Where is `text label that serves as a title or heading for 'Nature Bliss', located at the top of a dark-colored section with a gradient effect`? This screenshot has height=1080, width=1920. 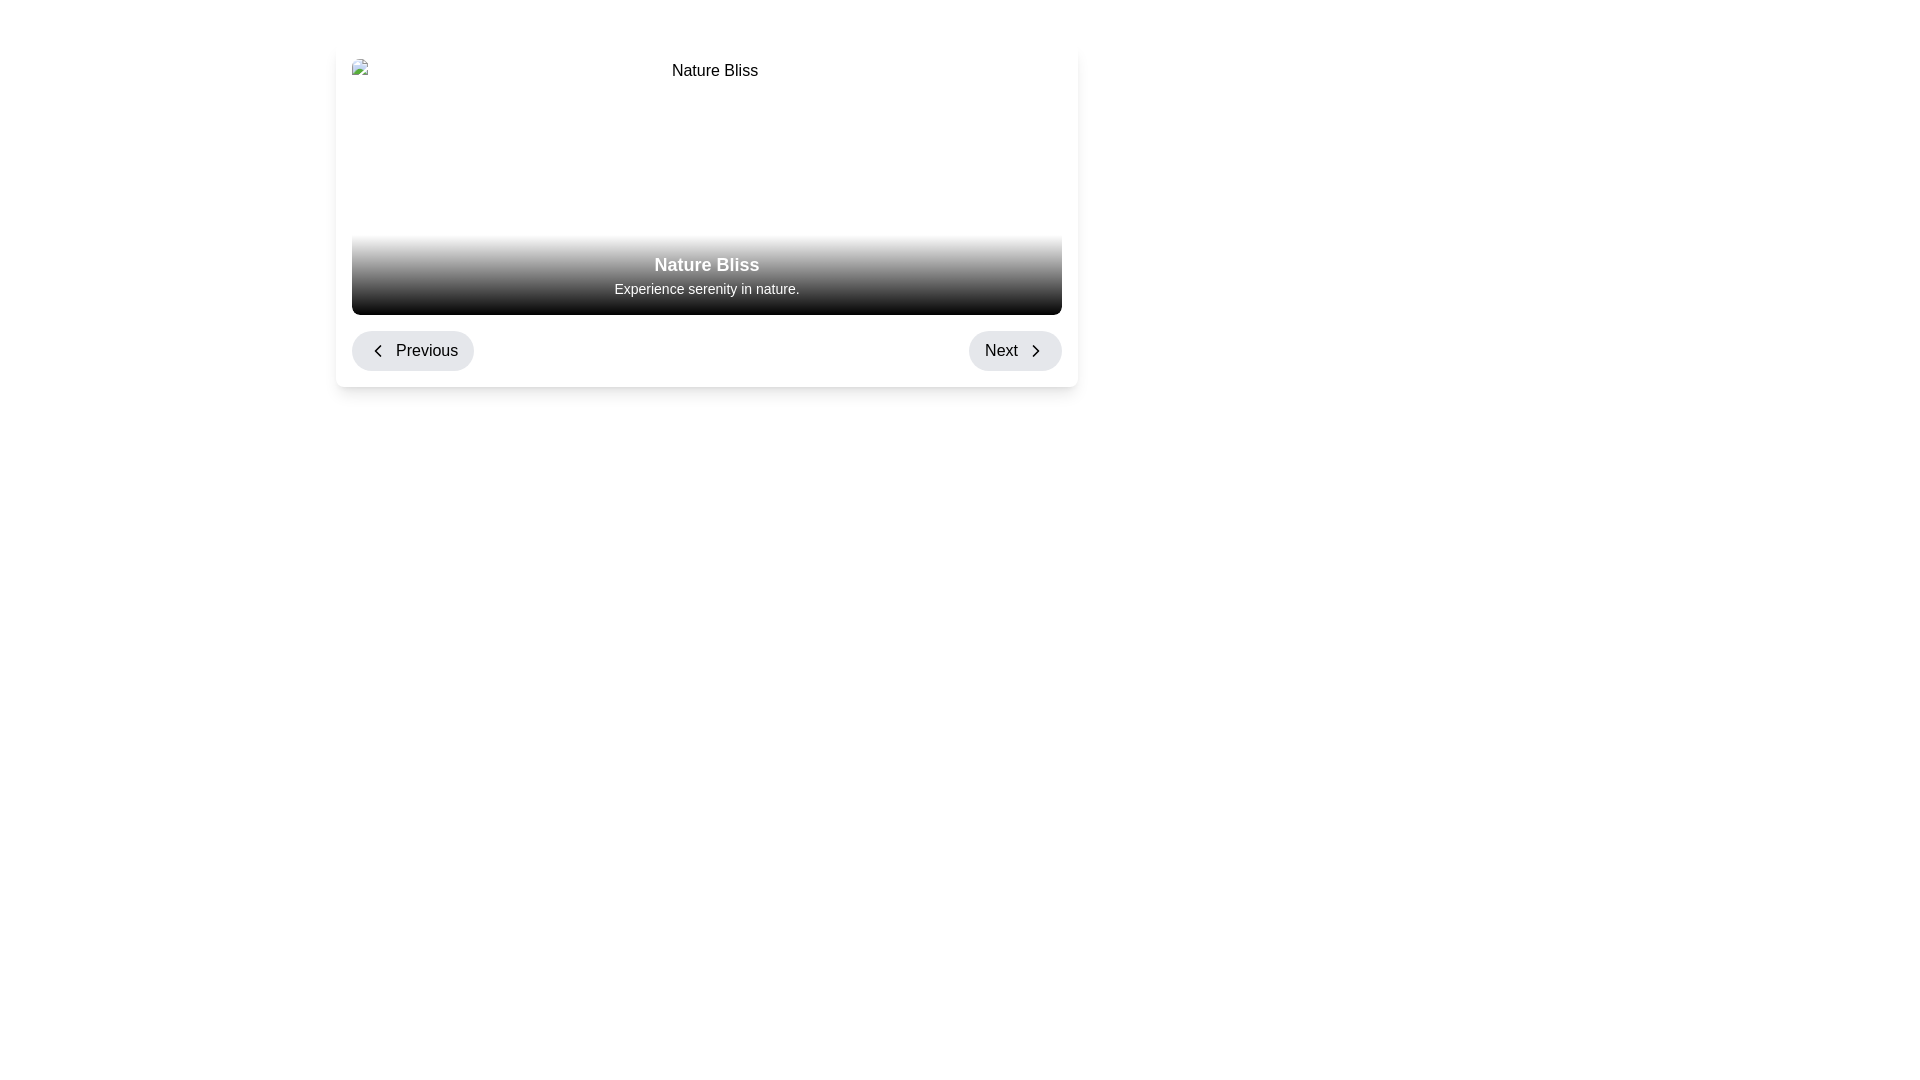
text label that serves as a title or heading for 'Nature Bliss', located at the top of a dark-colored section with a gradient effect is located at coordinates (706, 264).